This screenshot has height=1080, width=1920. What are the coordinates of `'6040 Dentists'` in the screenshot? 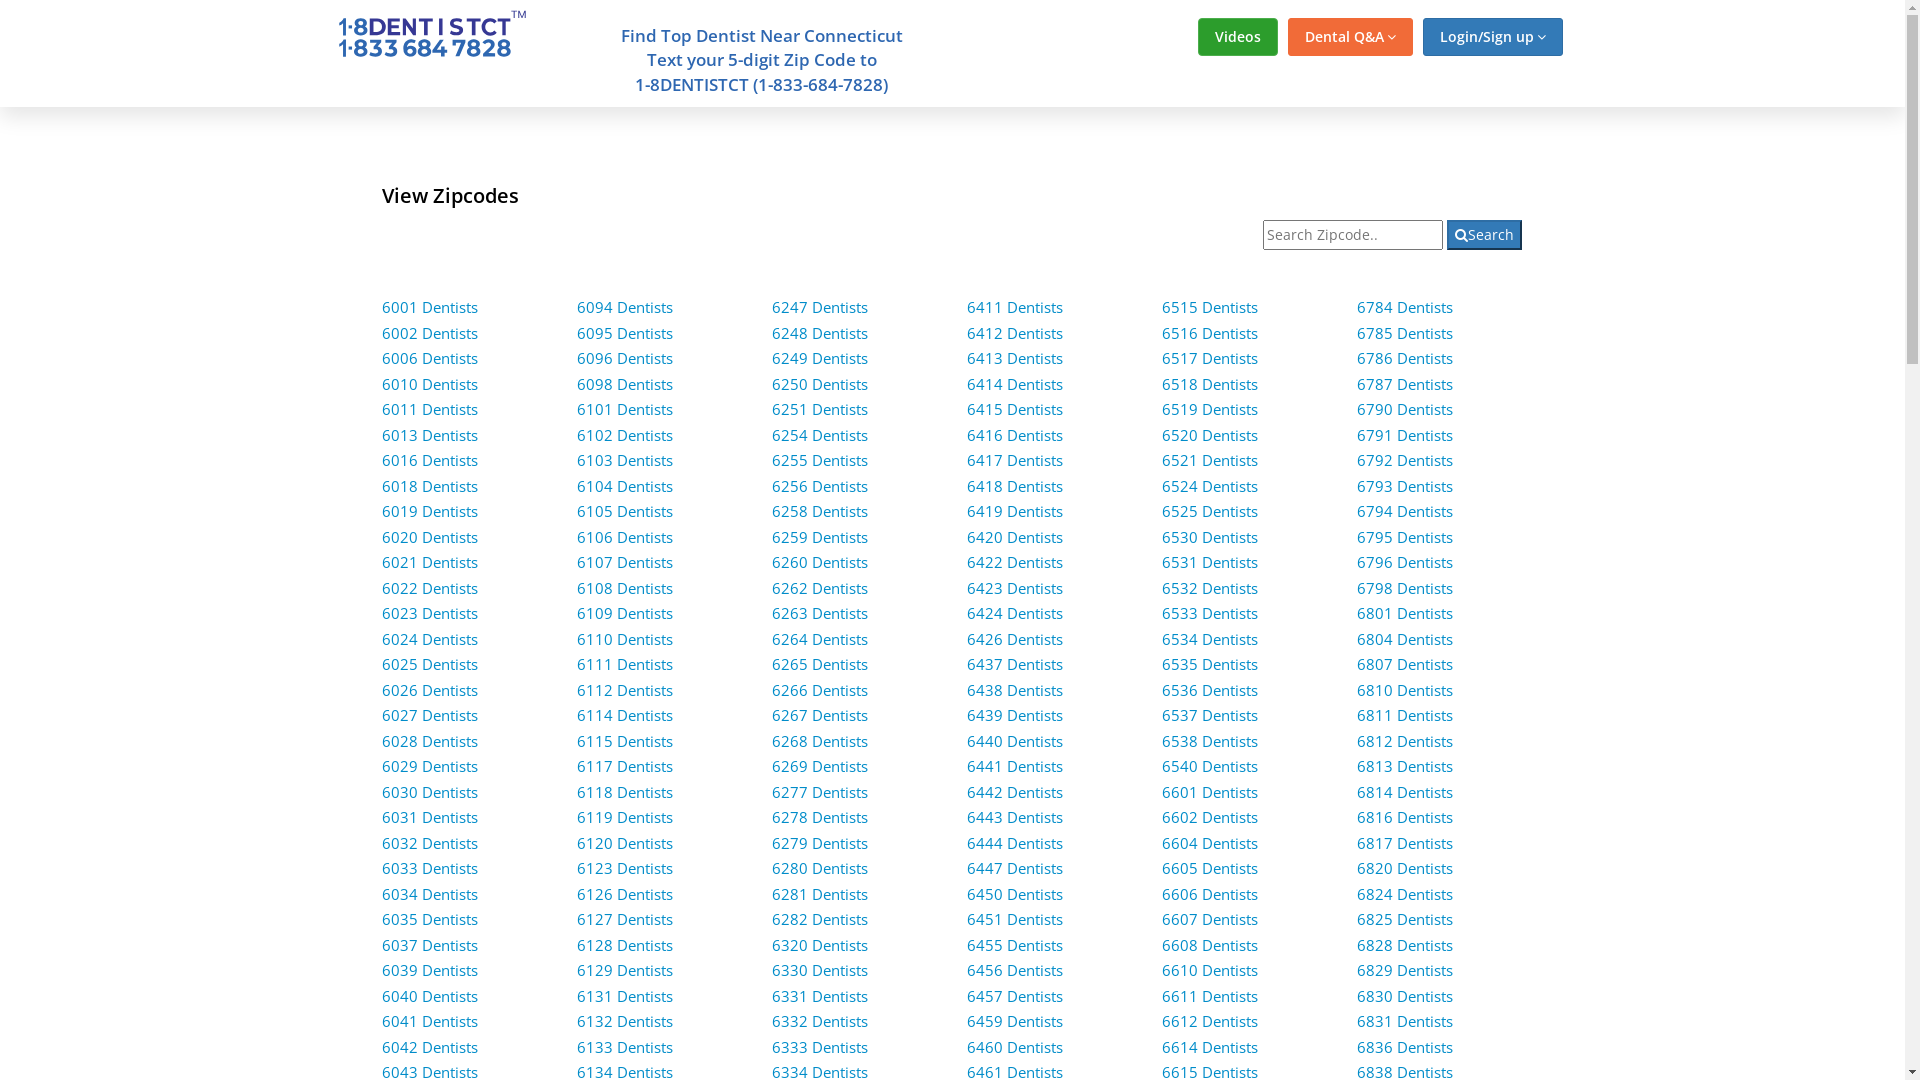 It's located at (429, 995).